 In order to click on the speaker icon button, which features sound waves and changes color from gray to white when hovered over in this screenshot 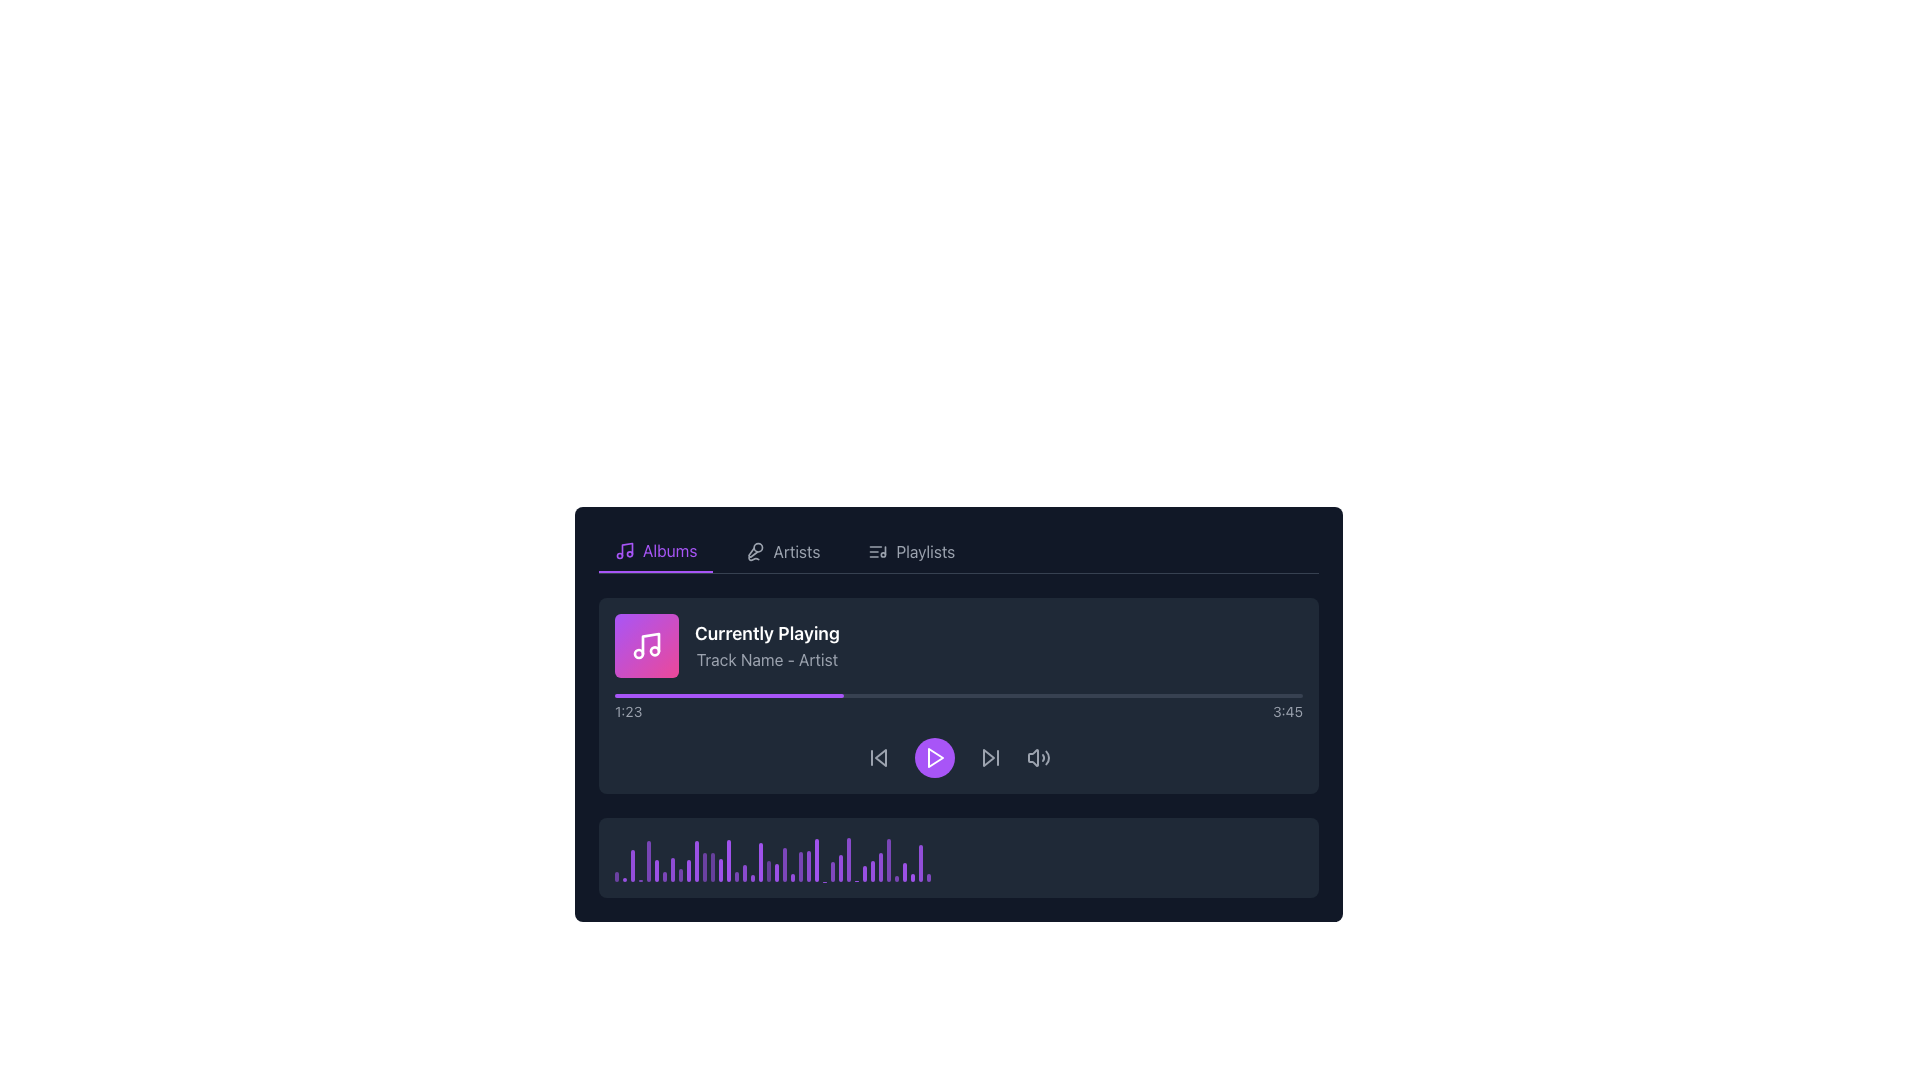, I will do `click(1038, 758)`.